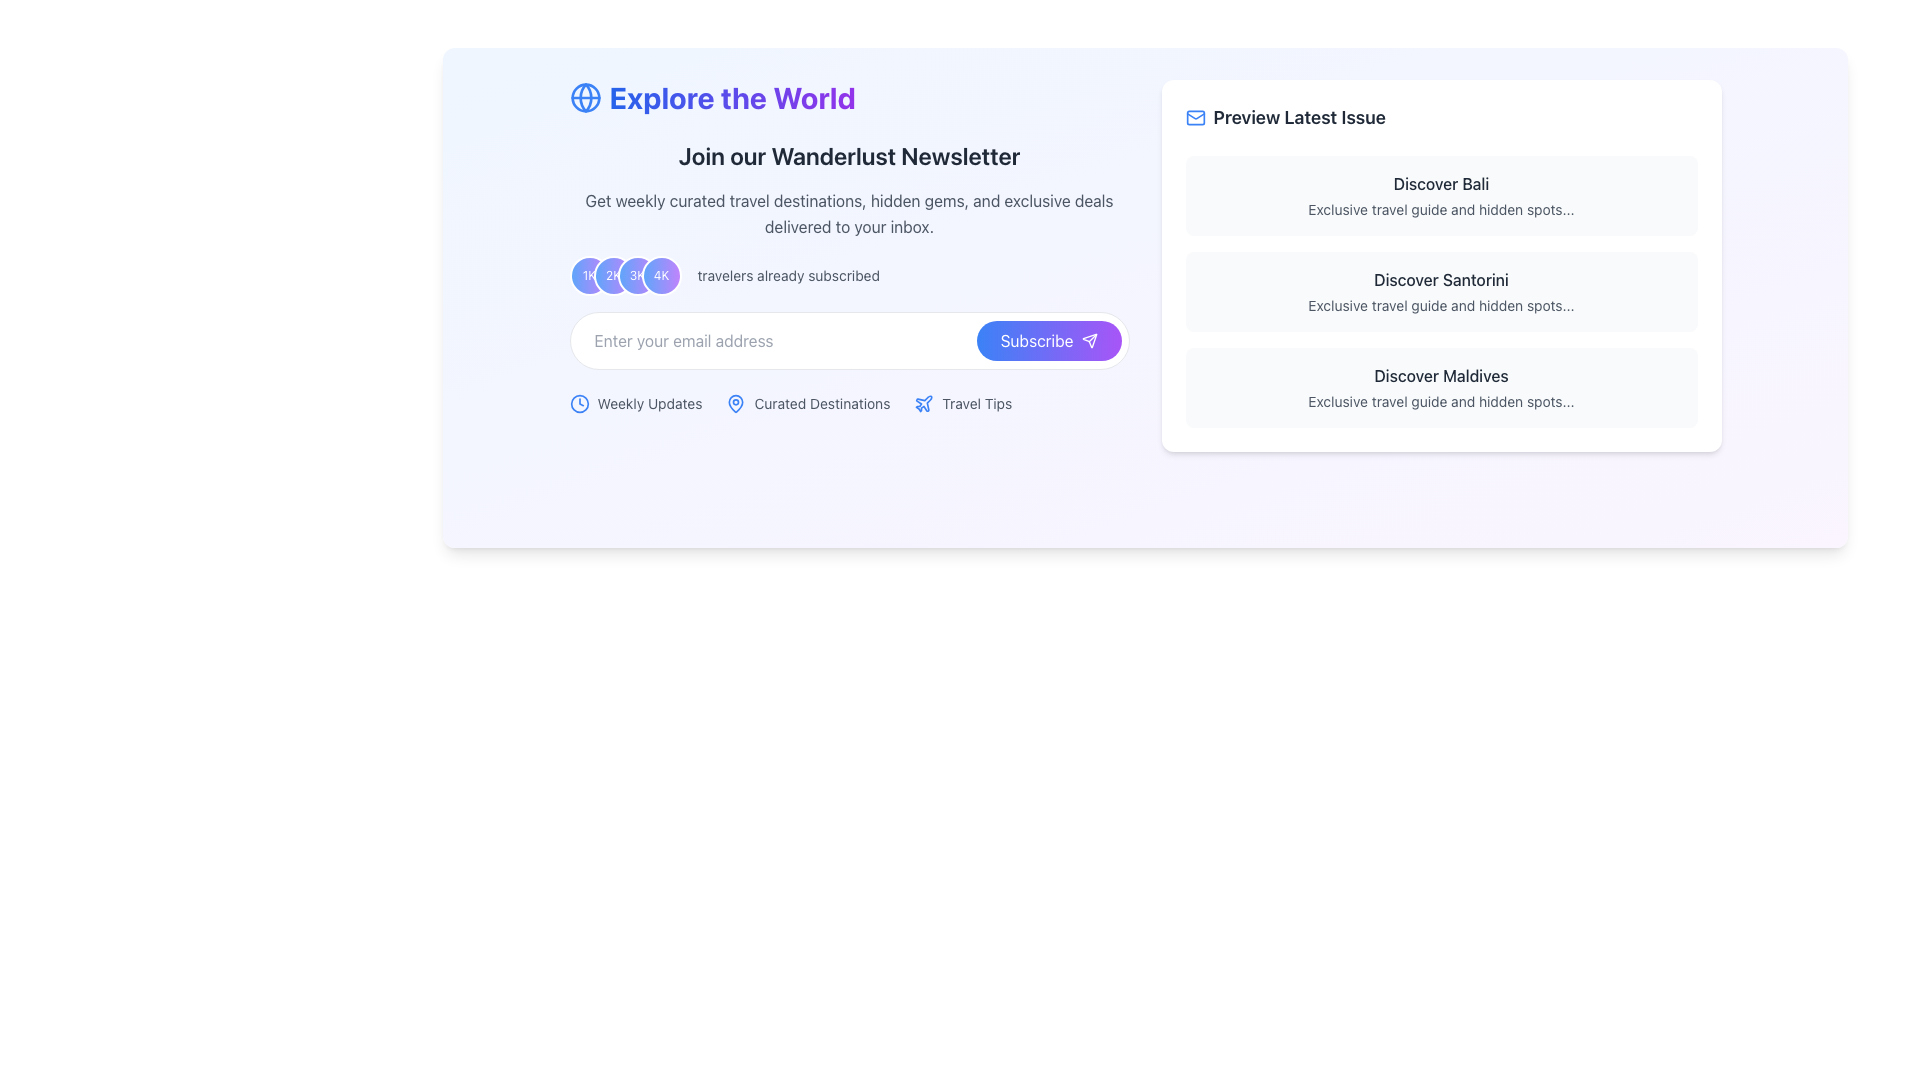  Describe the element at coordinates (849, 97) in the screenshot. I see `the Title with Icon that features a round globe icon and the text 'Explore the World', which is styled with a gradient from blue to purple` at that location.